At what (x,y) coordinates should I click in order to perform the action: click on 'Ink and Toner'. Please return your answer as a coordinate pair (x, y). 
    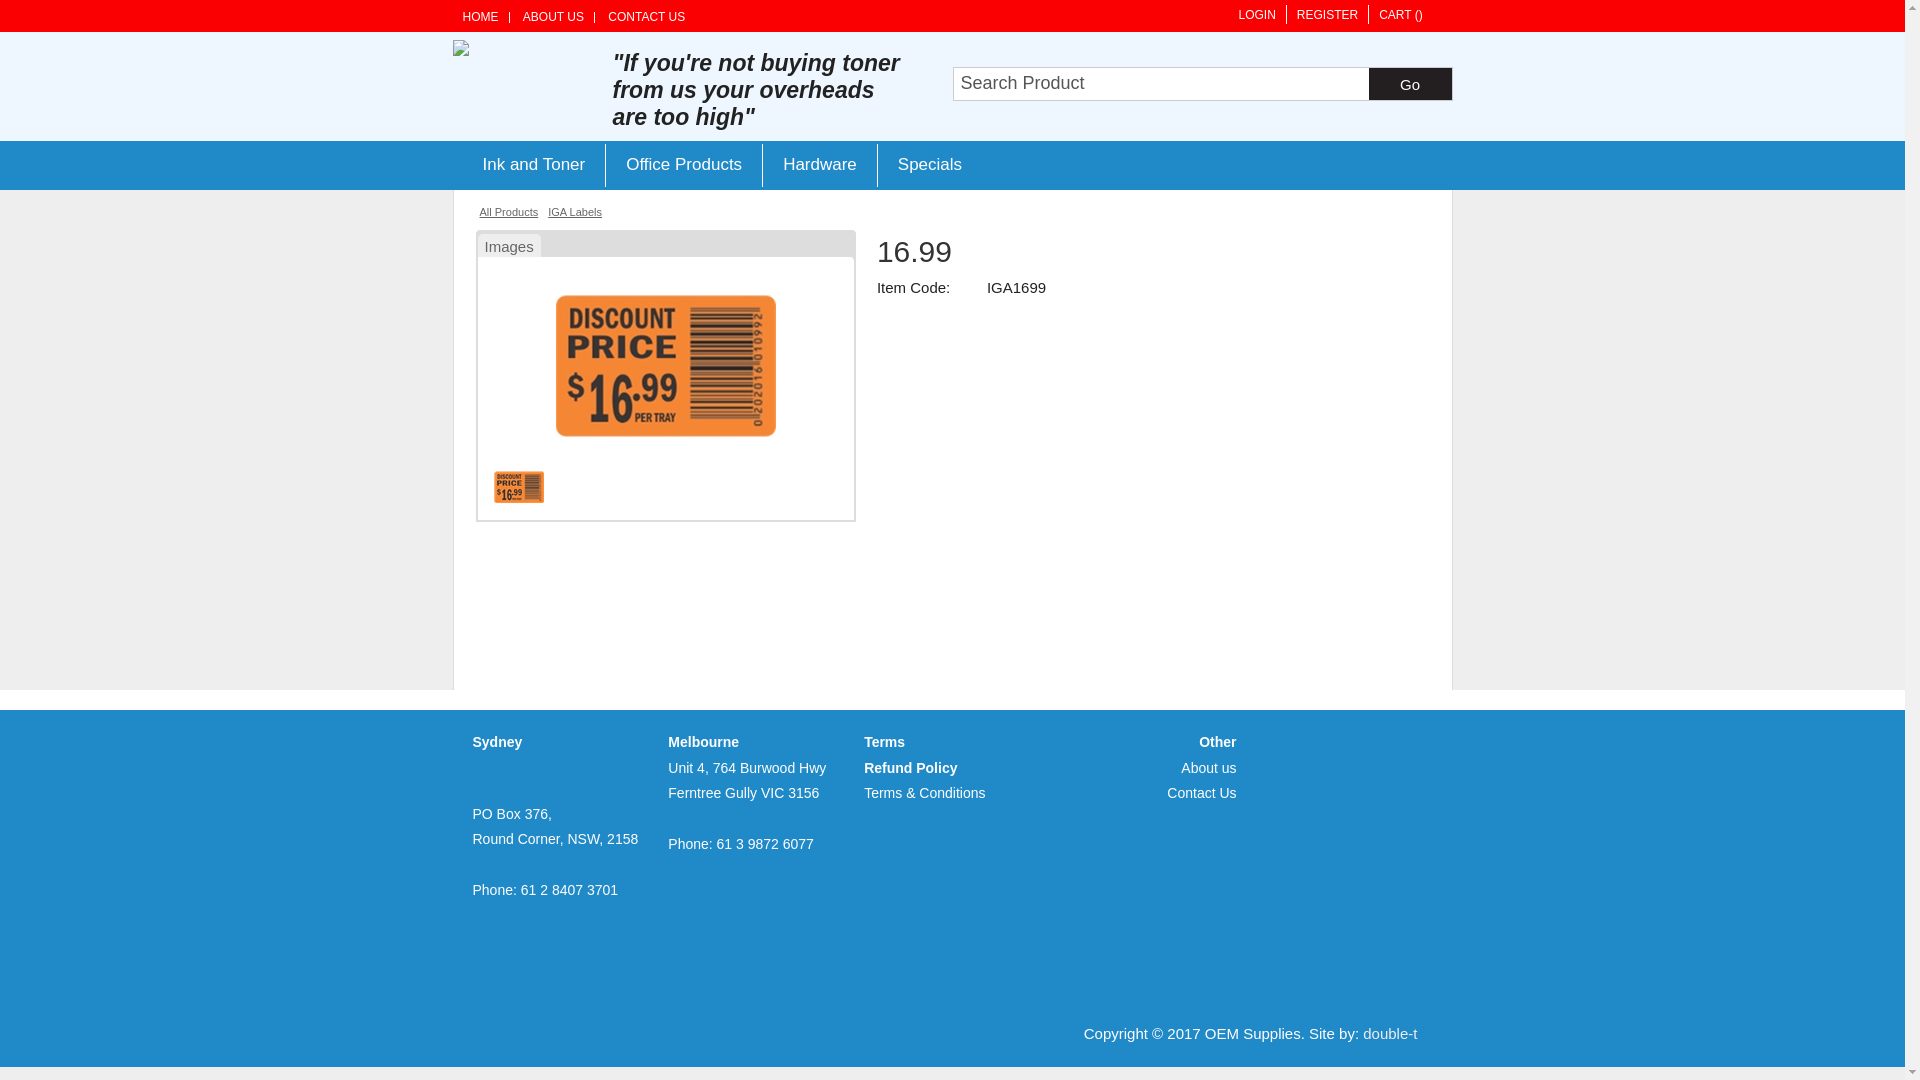
    Looking at the image, I should click on (533, 164).